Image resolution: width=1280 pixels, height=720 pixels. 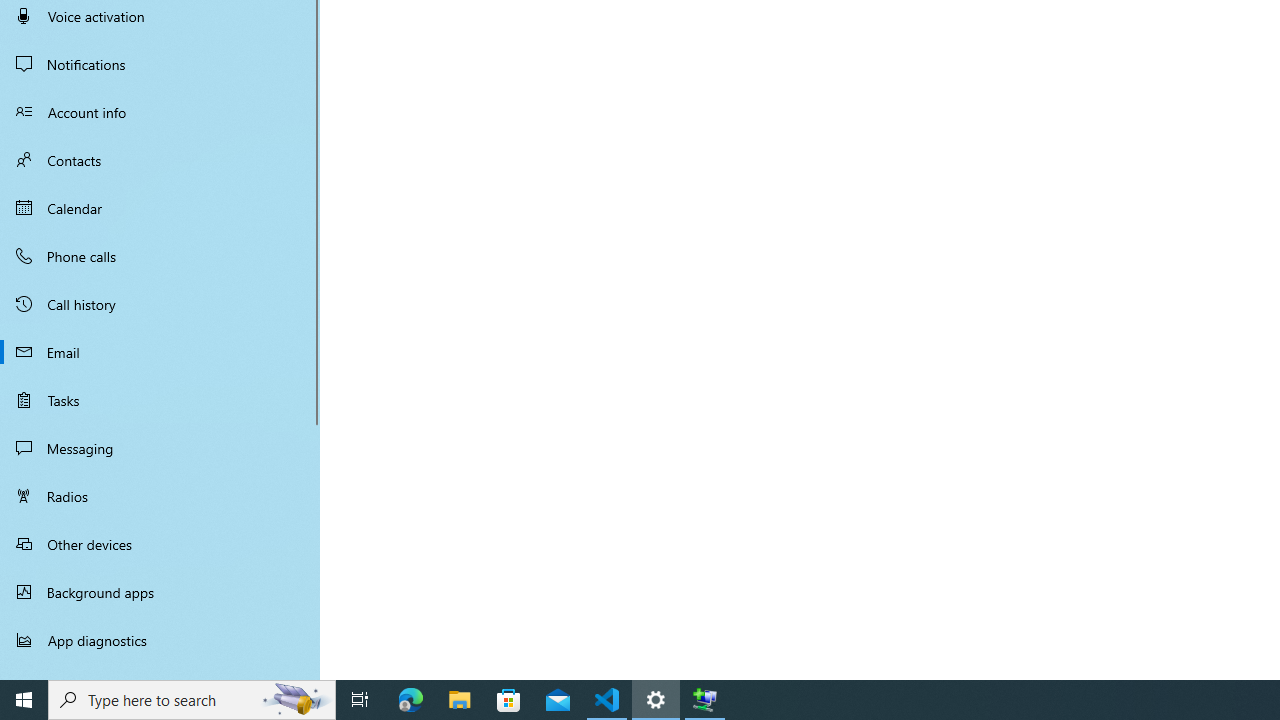 What do you see at coordinates (160, 591) in the screenshot?
I see `'Background apps'` at bounding box center [160, 591].